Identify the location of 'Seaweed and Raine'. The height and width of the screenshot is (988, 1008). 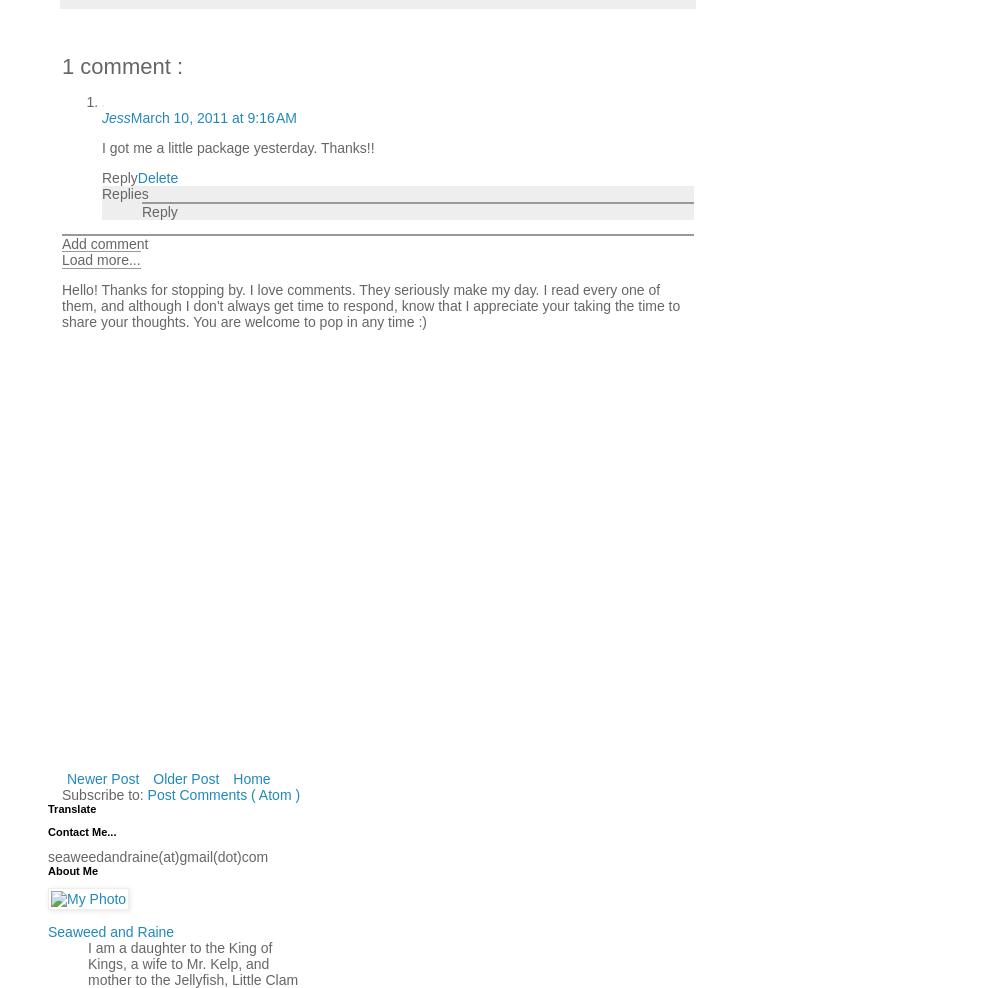
(110, 930).